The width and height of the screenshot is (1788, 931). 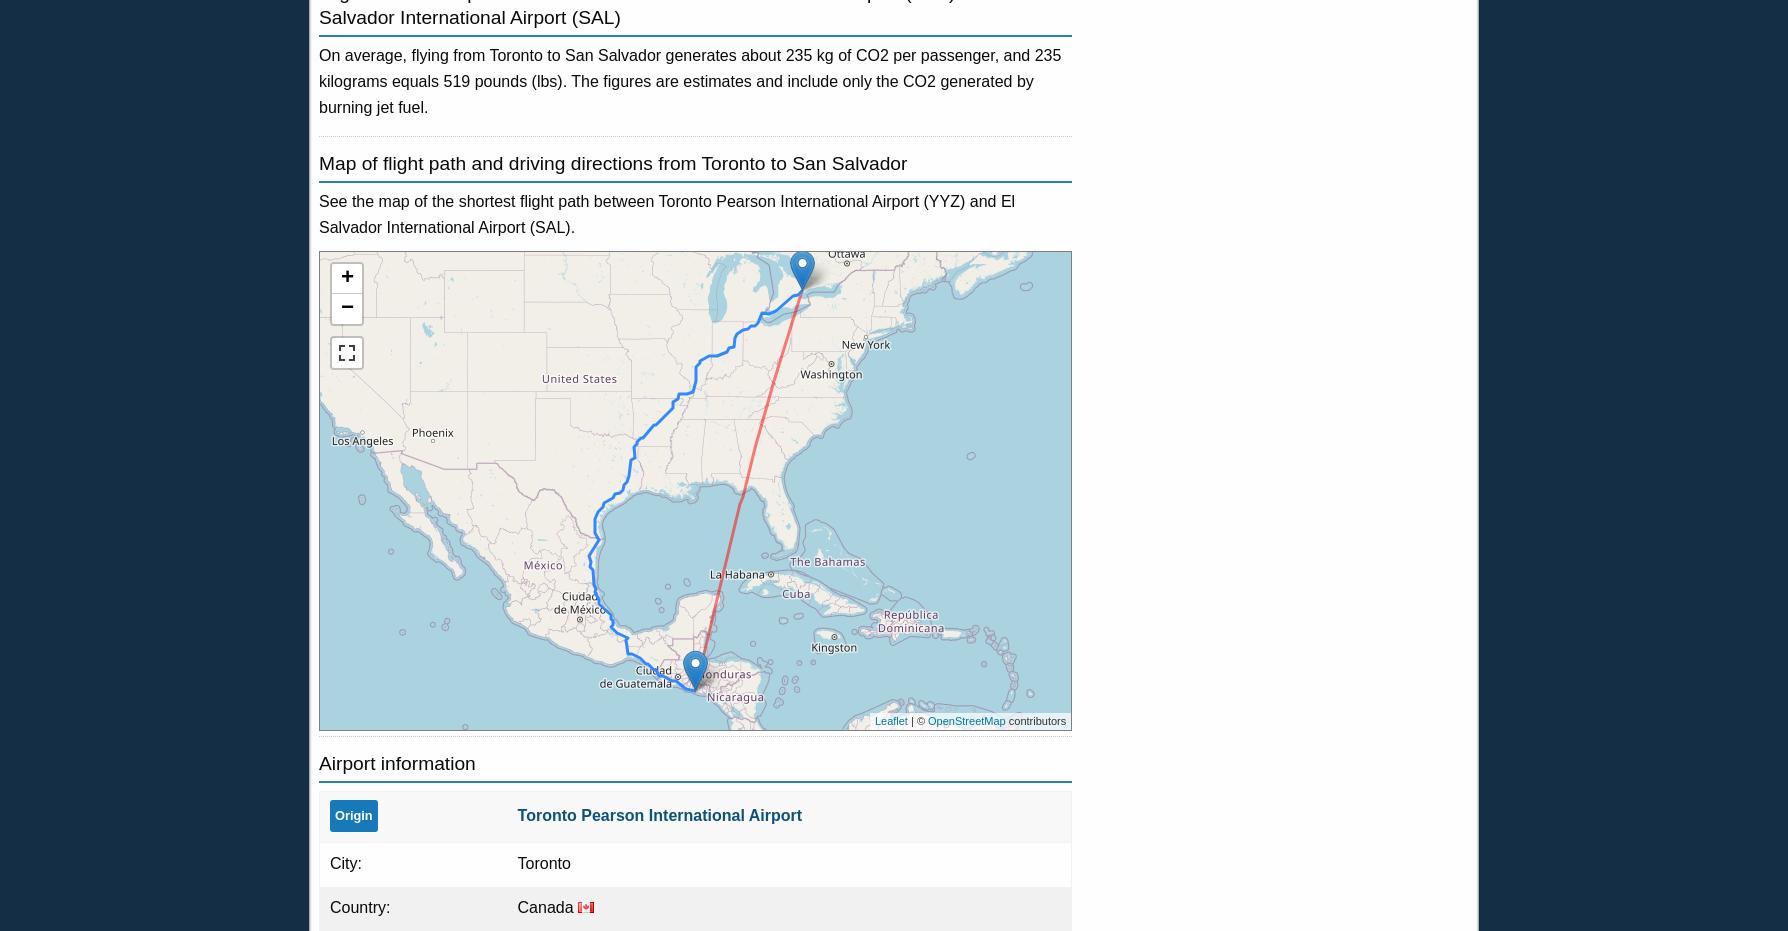 What do you see at coordinates (329, 861) in the screenshot?
I see `'City:'` at bounding box center [329, 861].